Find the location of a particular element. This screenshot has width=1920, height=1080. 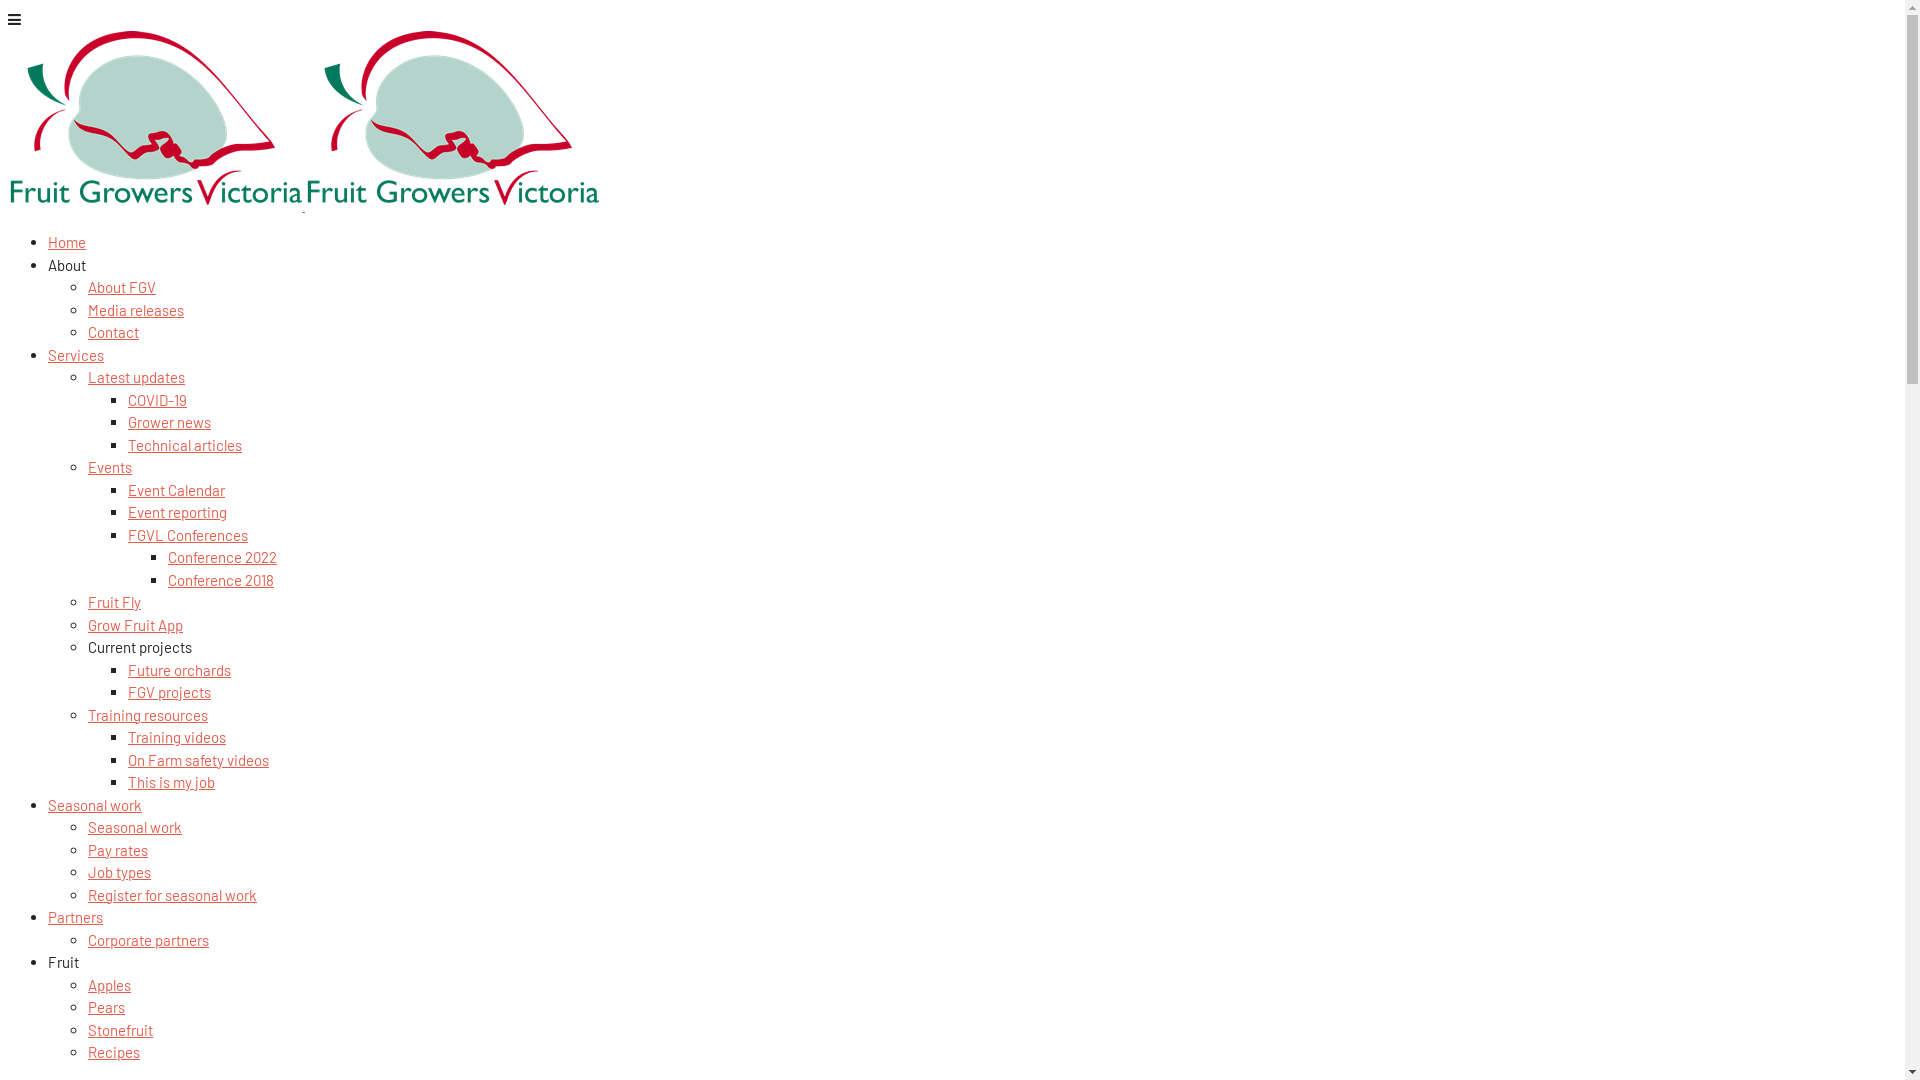

'Stonefruit' is located at coordinates (119, 1029).